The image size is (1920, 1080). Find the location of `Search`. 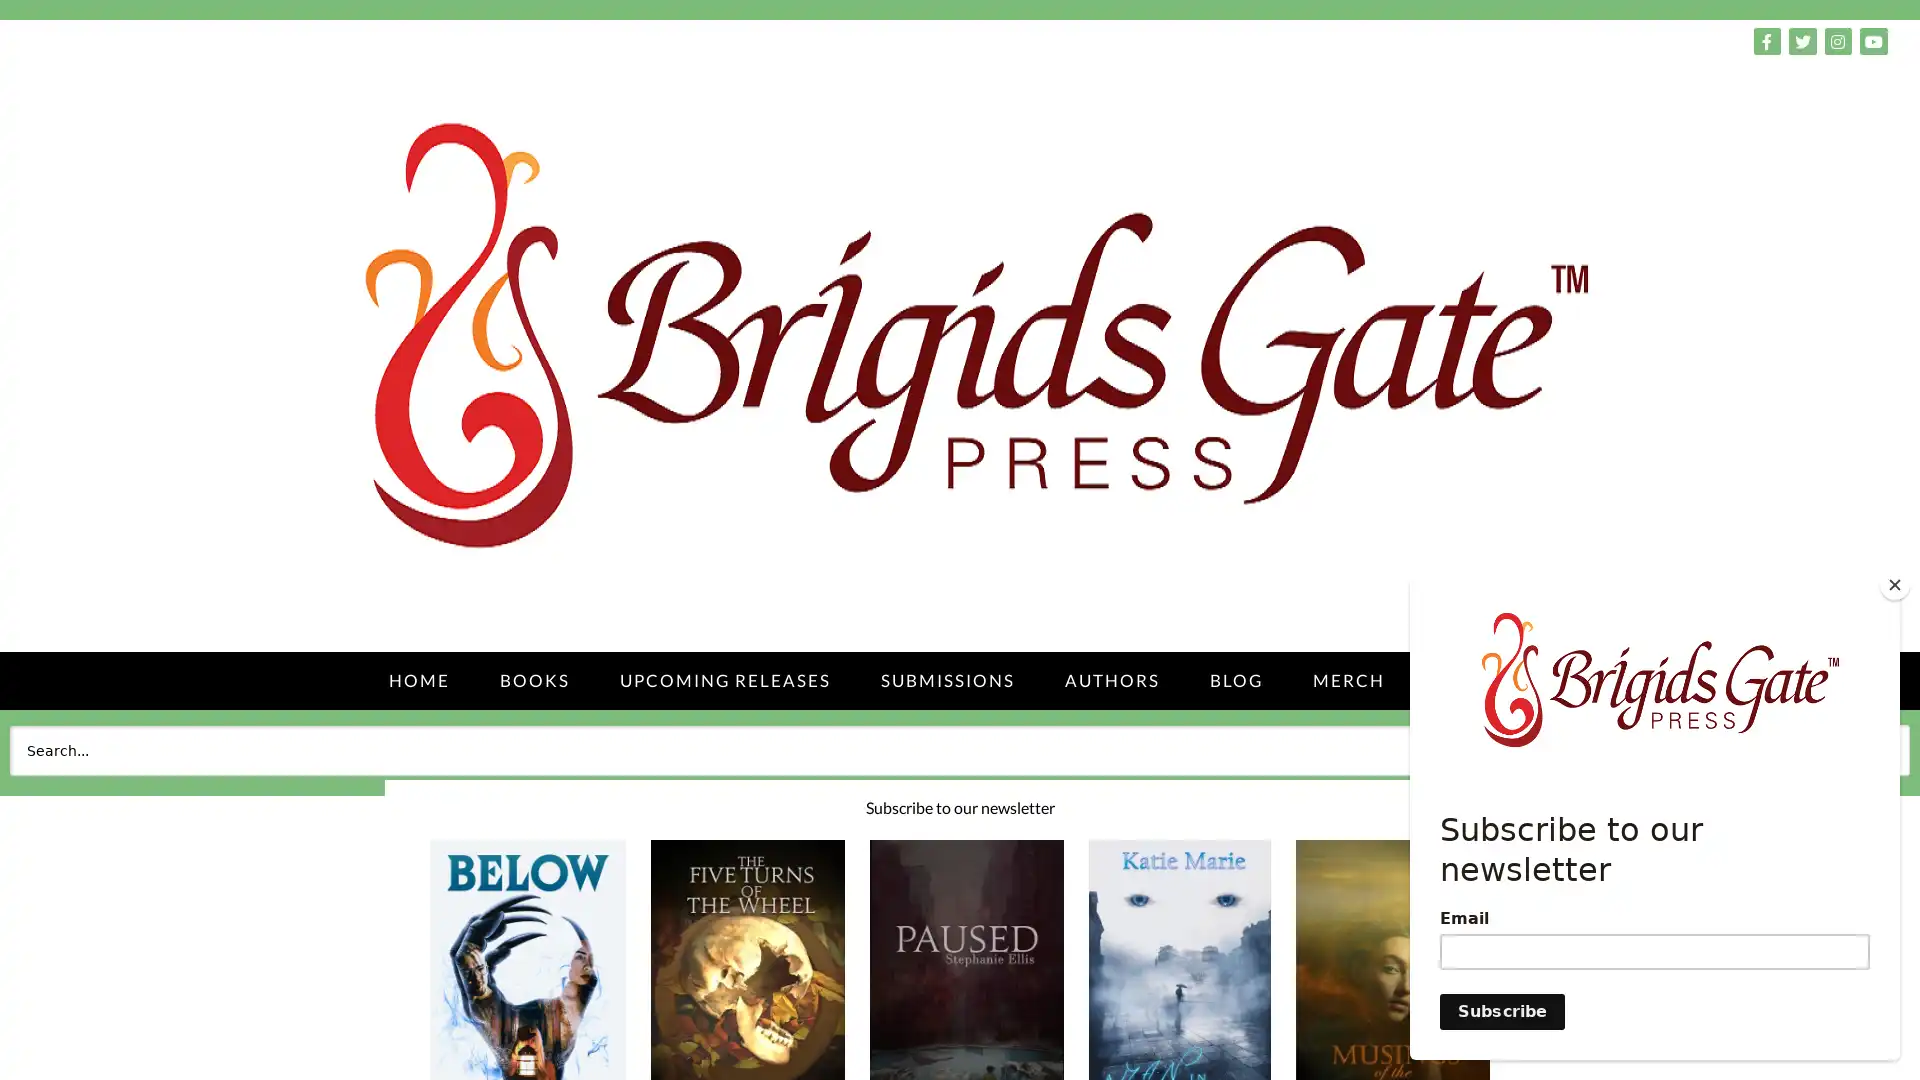

Search is located at coordinates (1864, 749).